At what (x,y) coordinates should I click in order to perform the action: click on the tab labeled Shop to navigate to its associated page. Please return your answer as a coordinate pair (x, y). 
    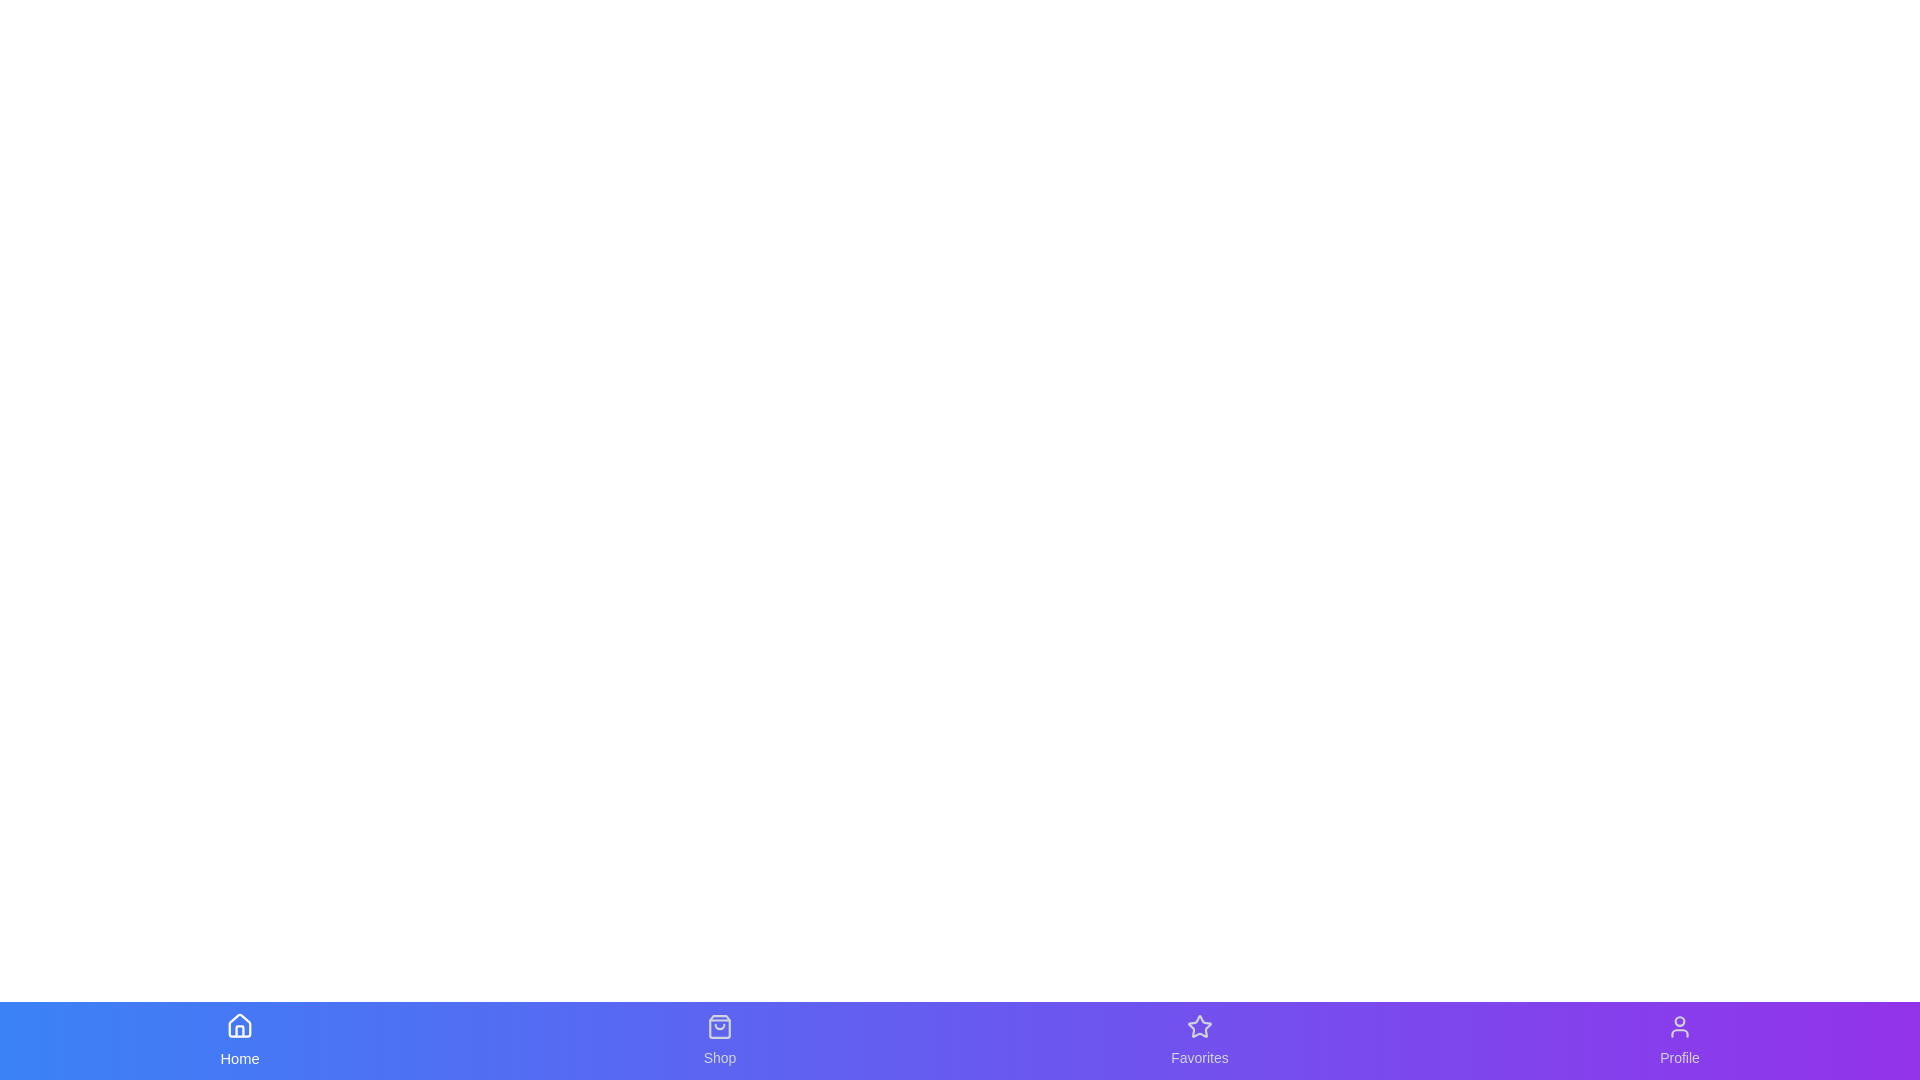
    Looking at the image, I should click on (720, 1040).